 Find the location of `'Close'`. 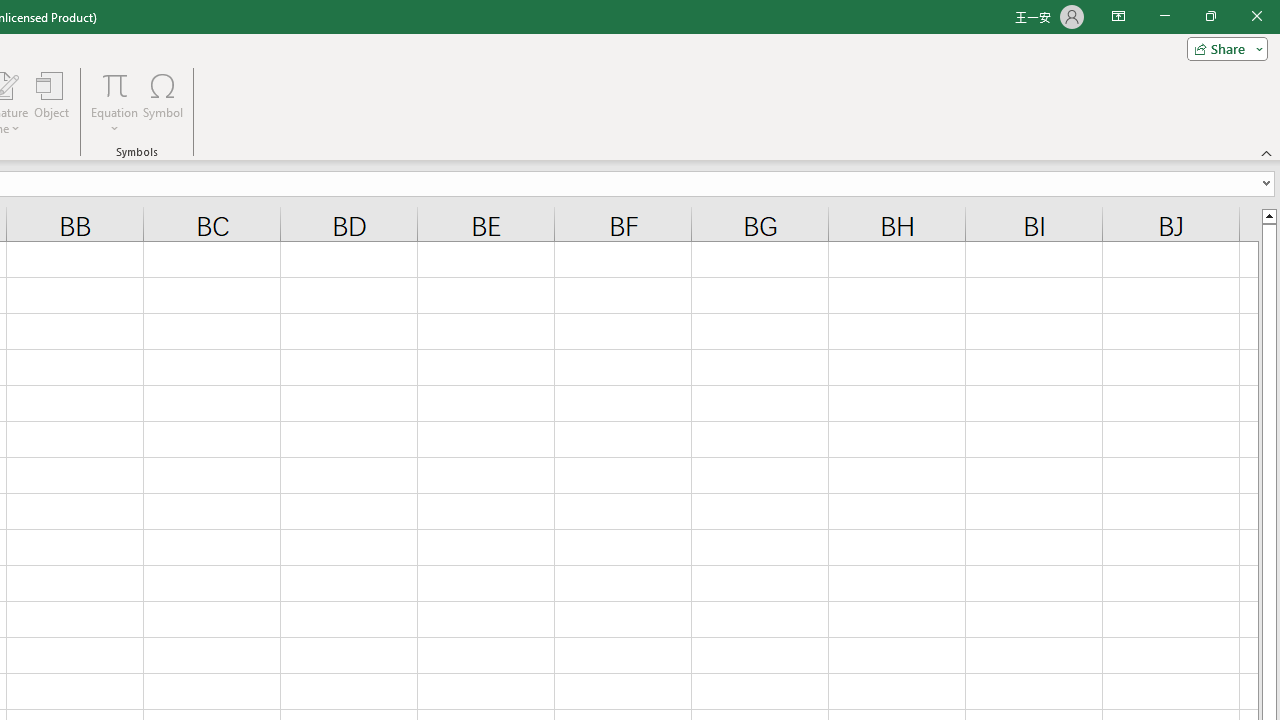

'Close' is located at coordinates (1255, 16).